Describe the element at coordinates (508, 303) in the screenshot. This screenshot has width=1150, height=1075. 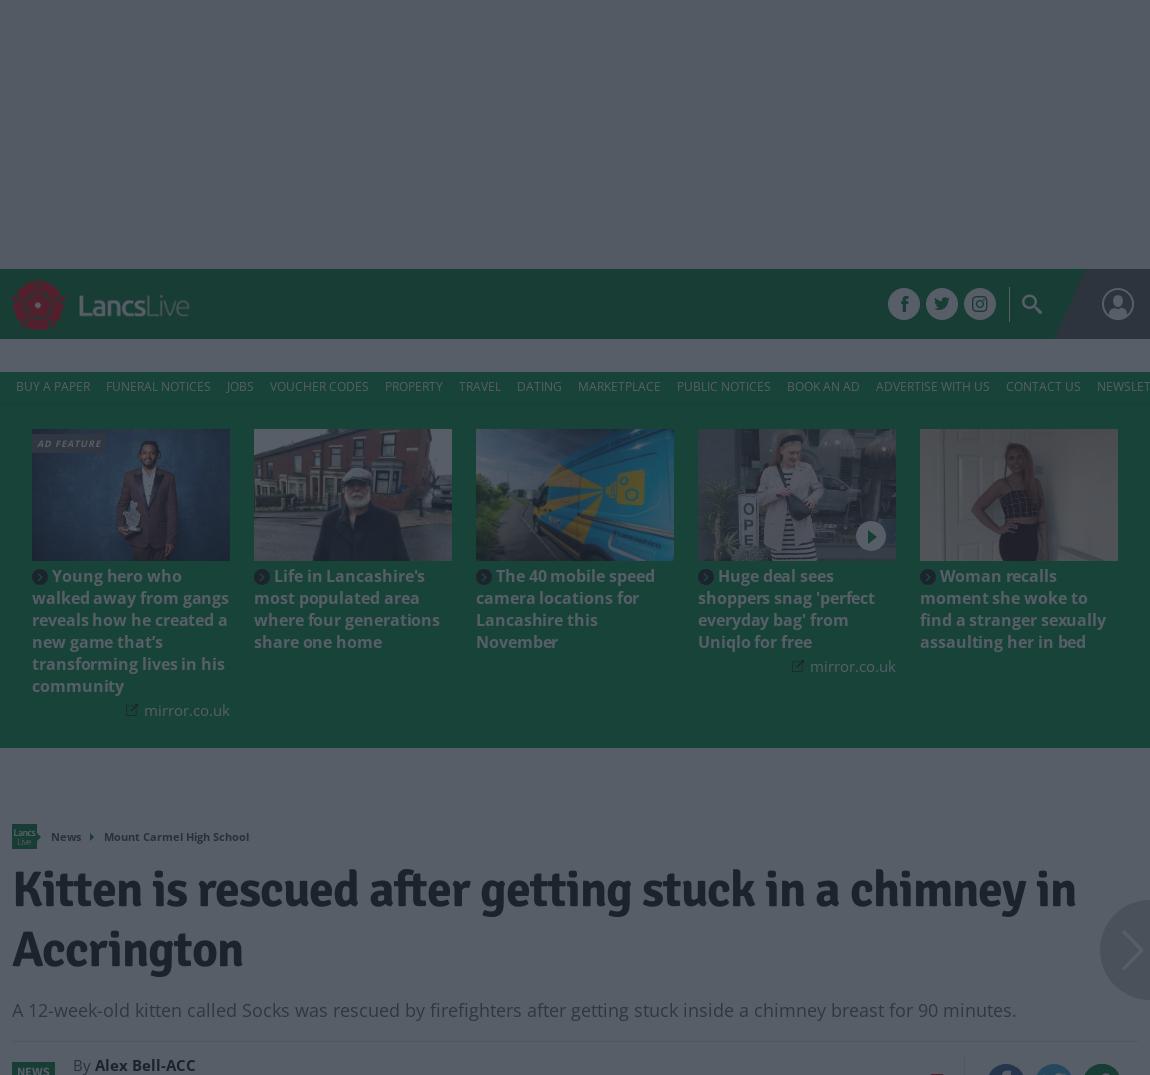
I see `'Clarets'` at that location.